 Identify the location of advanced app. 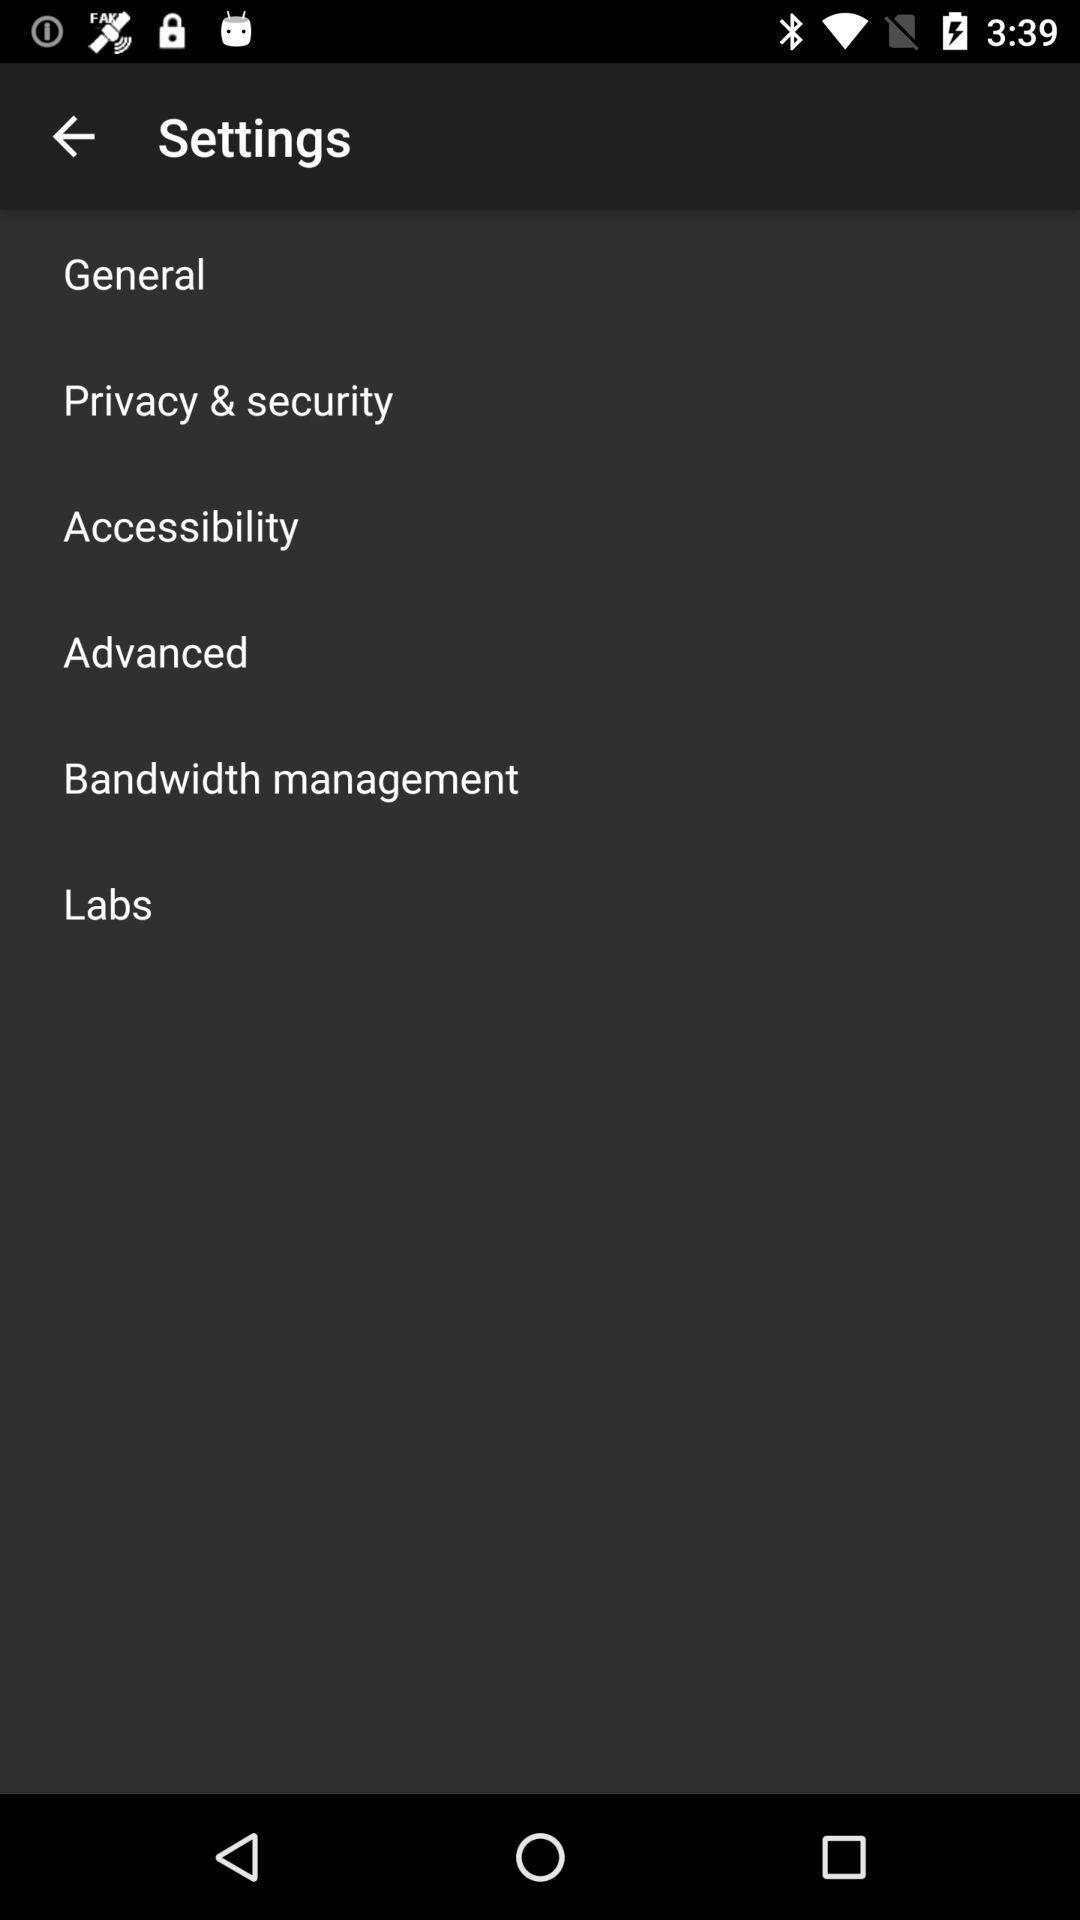
(154, 651).